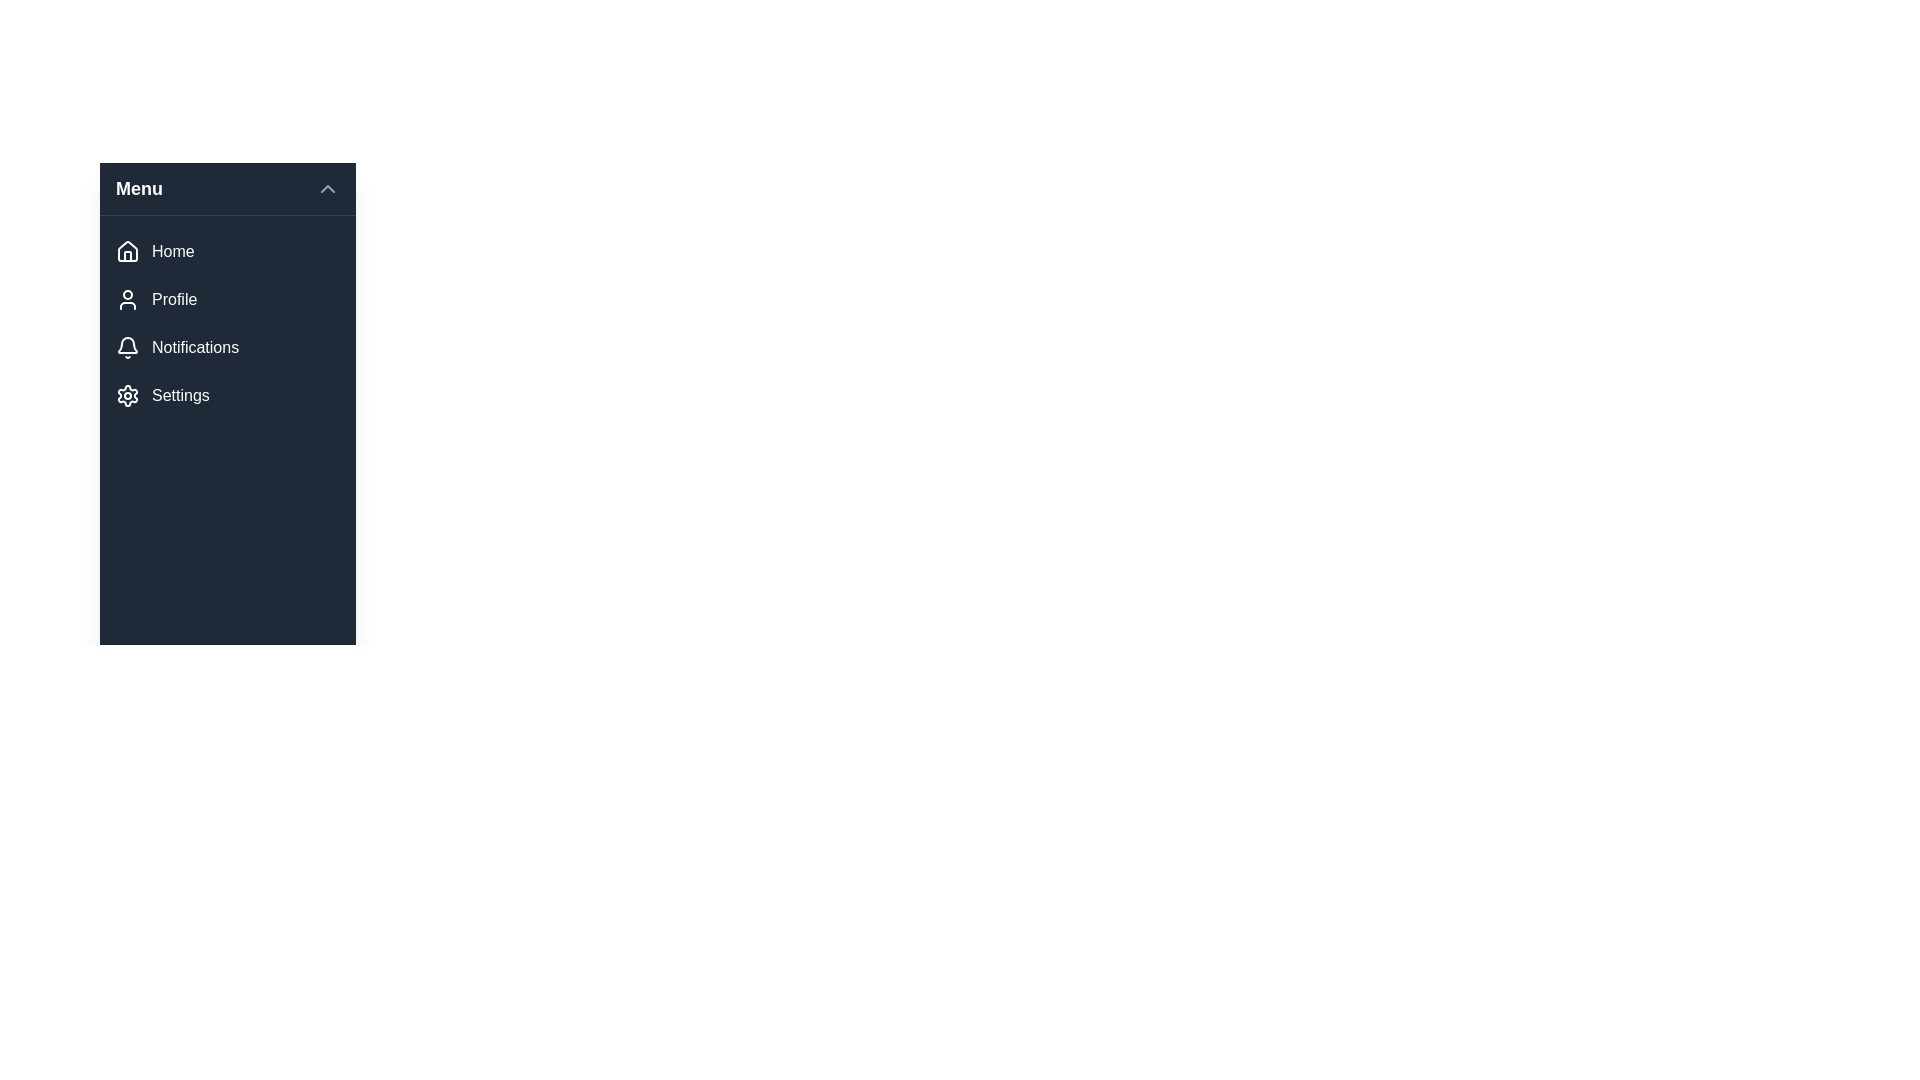  I want to click on the sidebar menu item represented by the house icon located to the left of the 'Home' label in the vertical sidebar menu, so click(127, 254).